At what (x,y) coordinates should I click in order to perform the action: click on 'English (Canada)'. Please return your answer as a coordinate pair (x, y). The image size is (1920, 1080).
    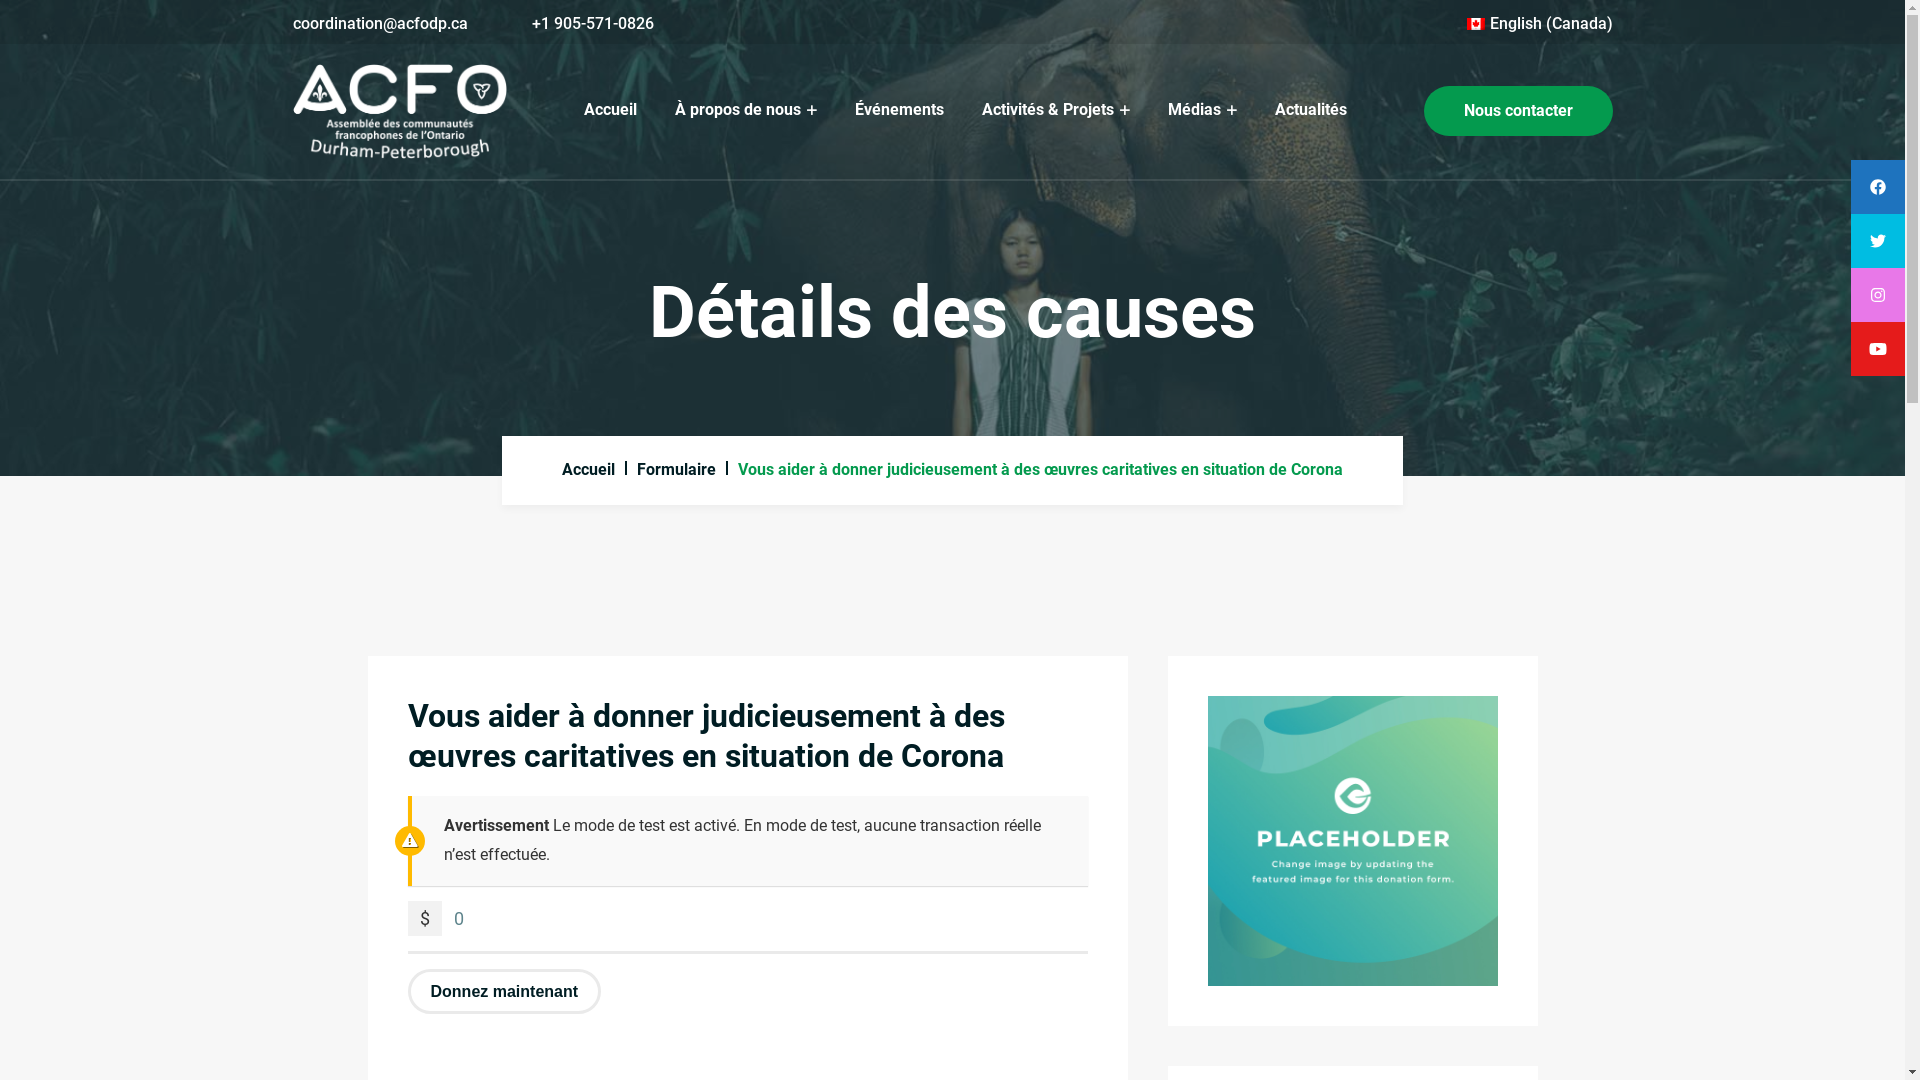
    Looking at the image, I should click on (1536, 23).